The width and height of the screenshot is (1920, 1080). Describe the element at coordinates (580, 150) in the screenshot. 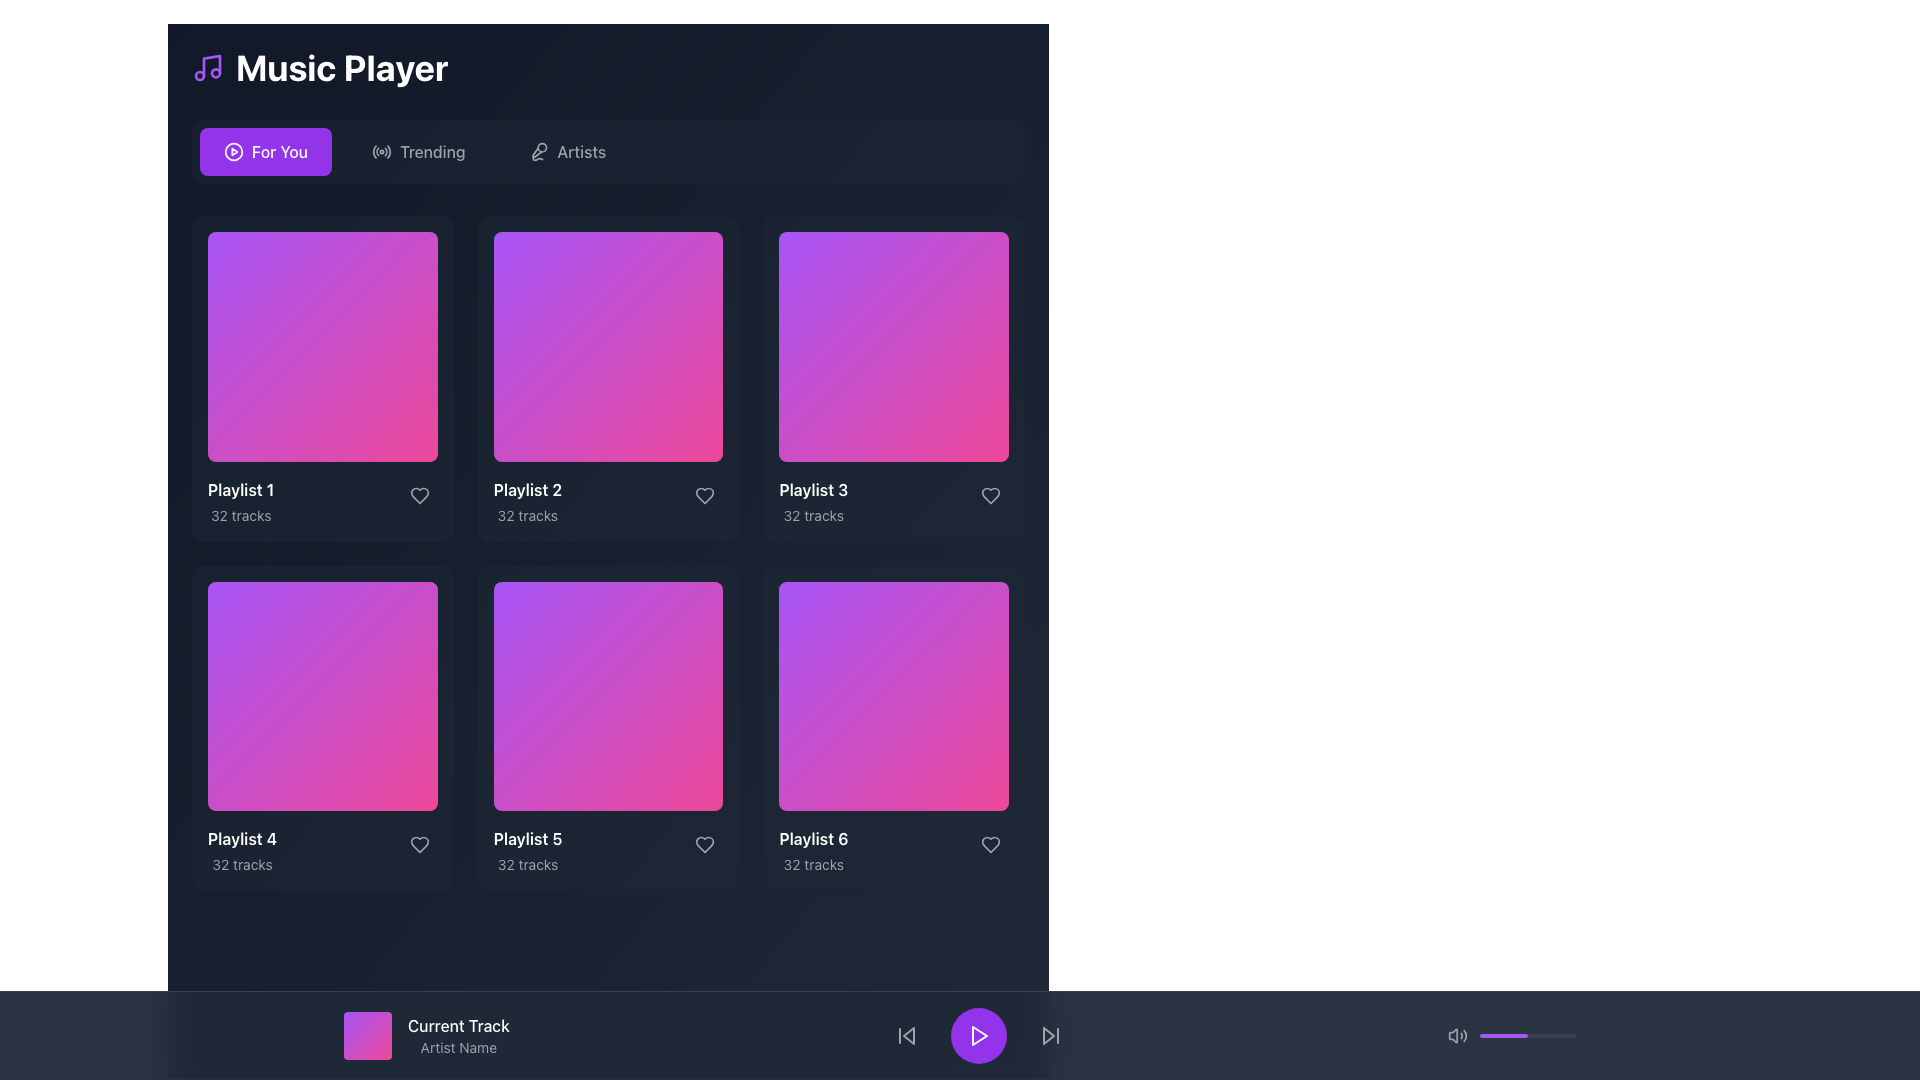

I see `the text label indicating a specific section or feature of the interface for artists, located immediately to the right of an SVG icon in the header section` at that location.